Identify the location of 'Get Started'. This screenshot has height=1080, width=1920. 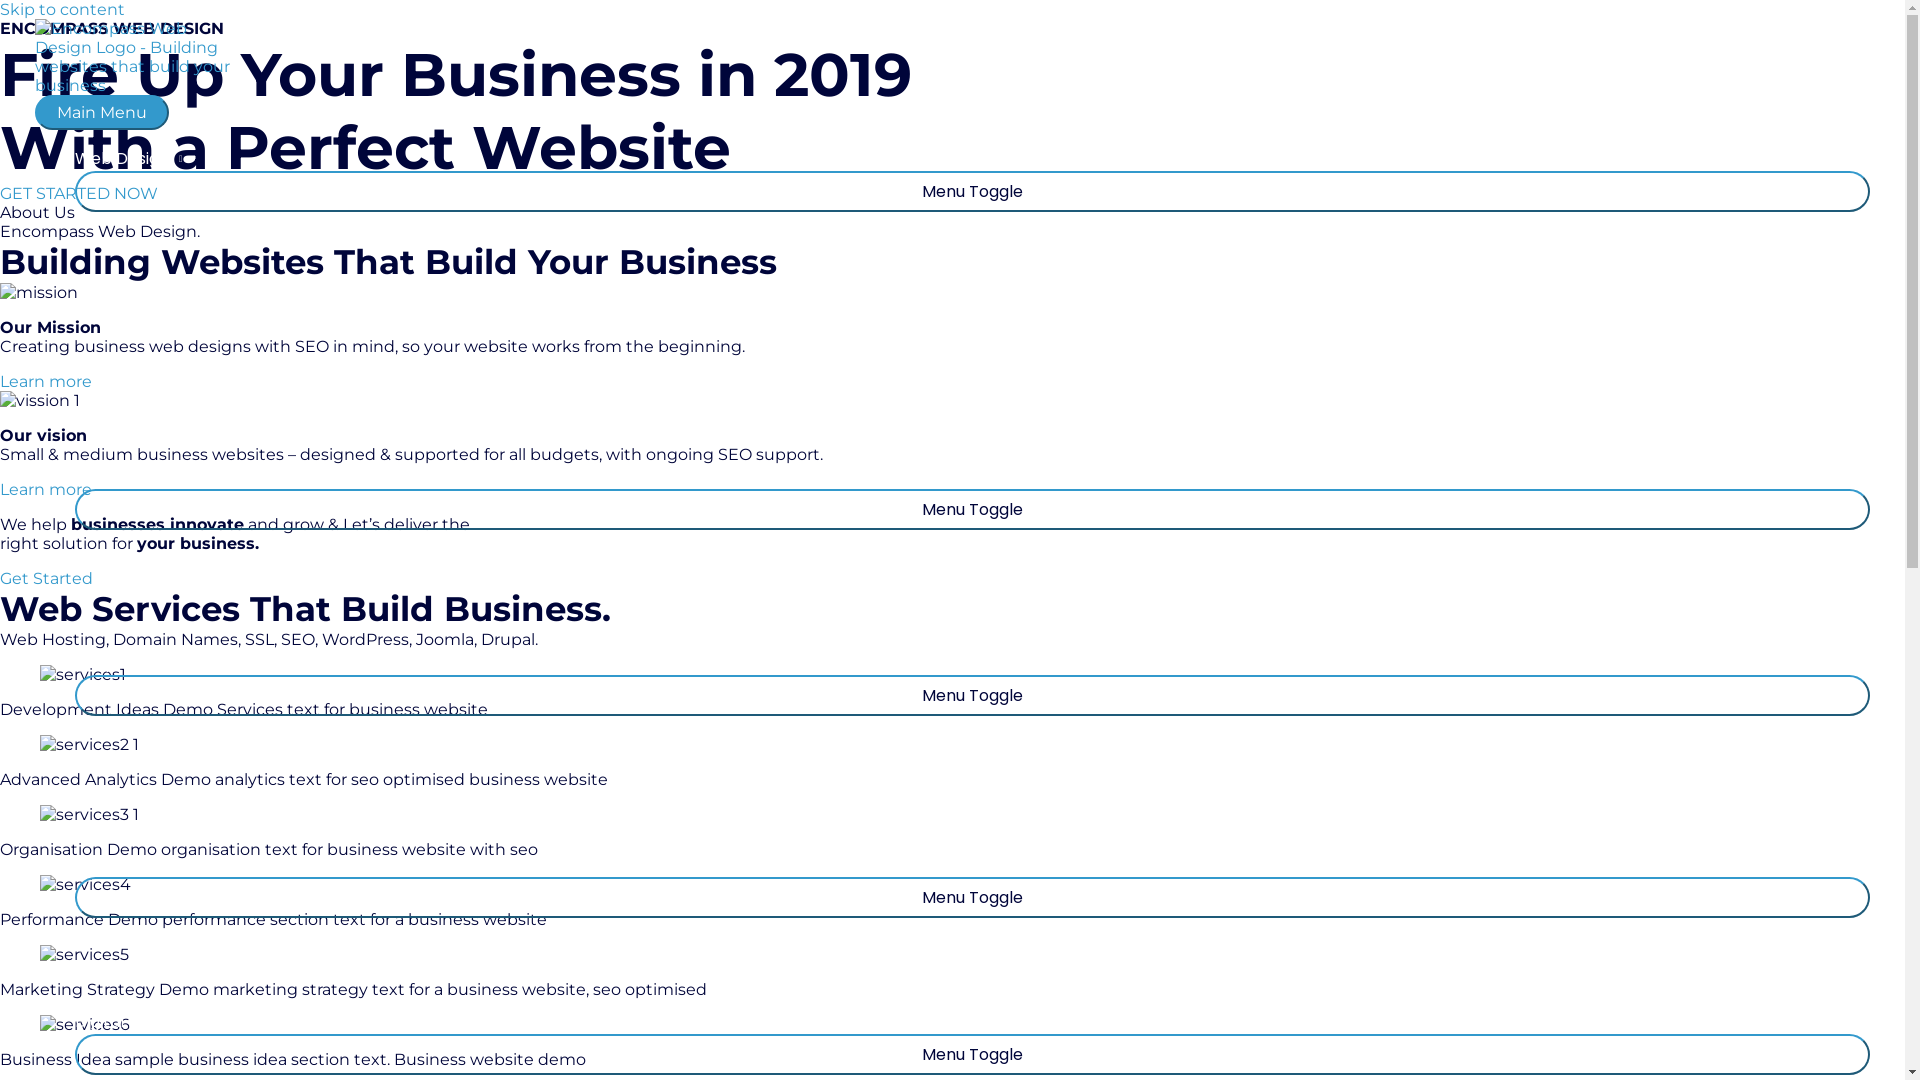
(46, 578).